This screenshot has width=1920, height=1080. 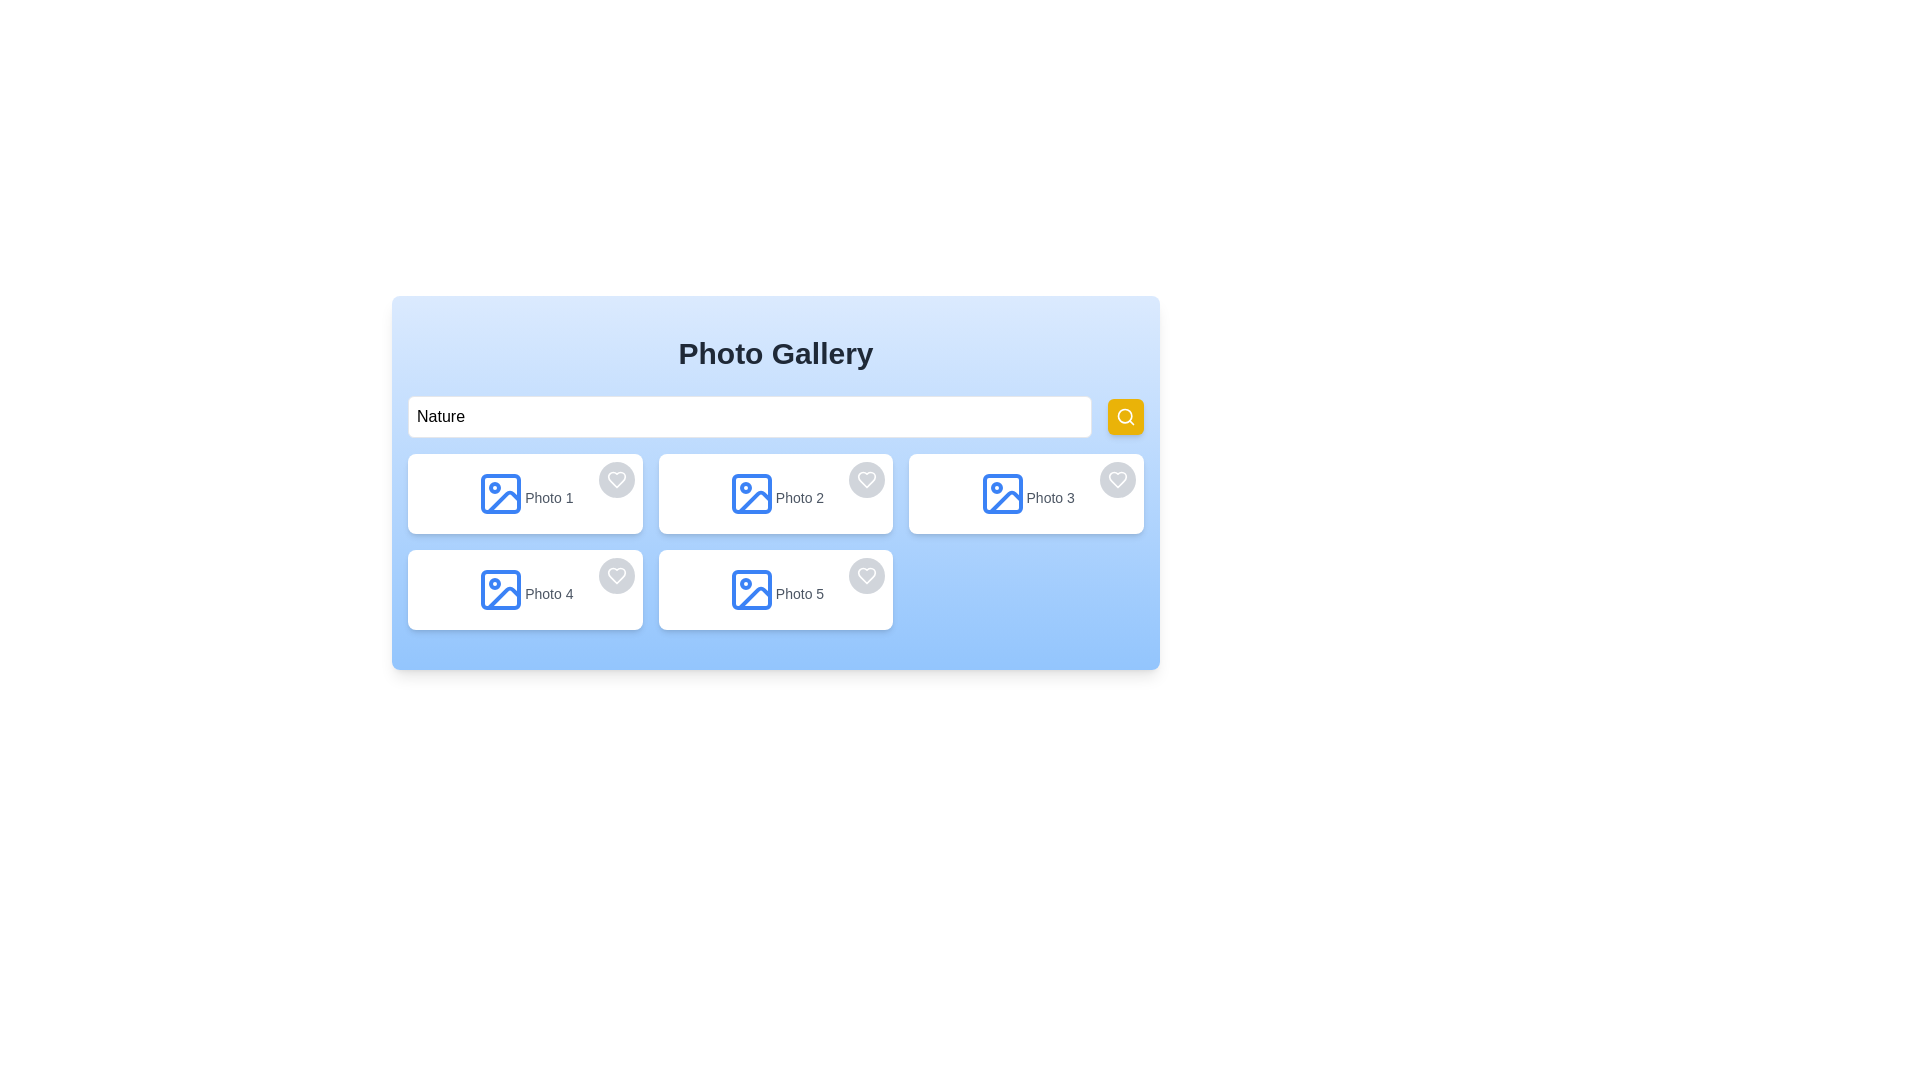 I want to click on the rounded rectangle subcomponent within the photo placeholder for 'Photo 2' in the Photo Gallery UI, so click(x=750, y=493).